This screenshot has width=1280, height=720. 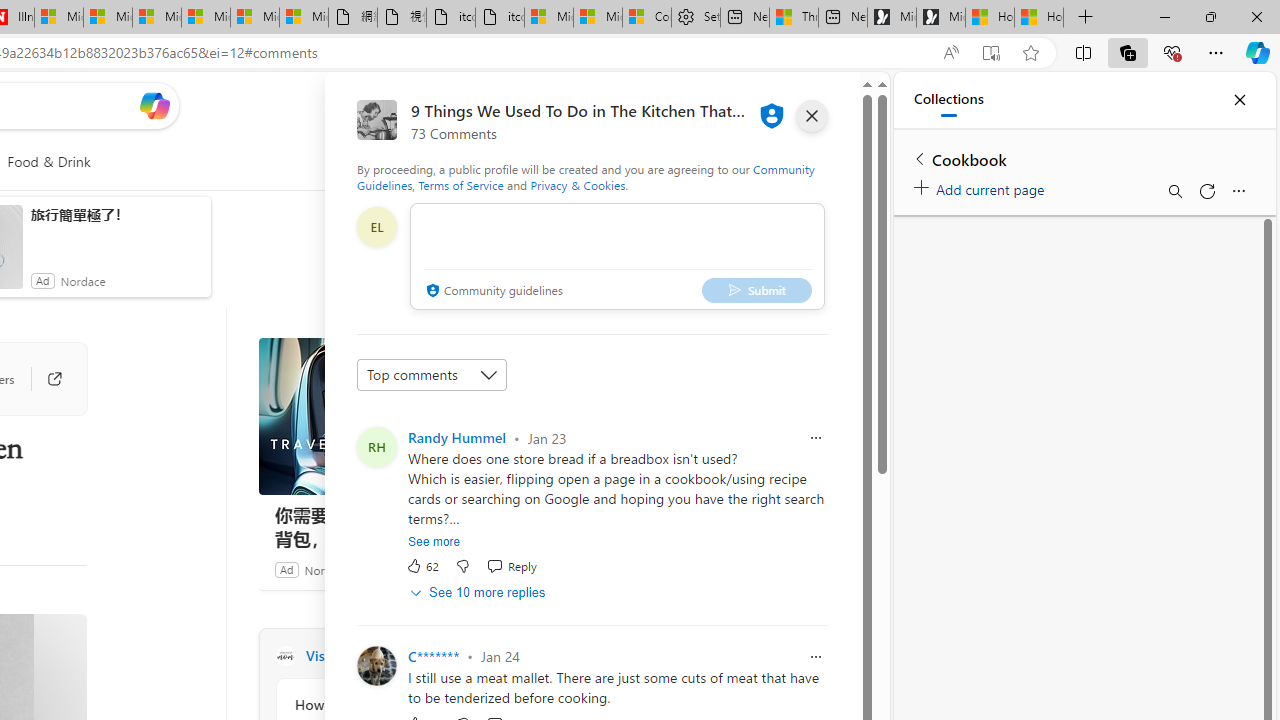 What do you see at coordinates (816, 656) in the screenshot?
I see `'Report comment'` at bounding box center [816, 656].